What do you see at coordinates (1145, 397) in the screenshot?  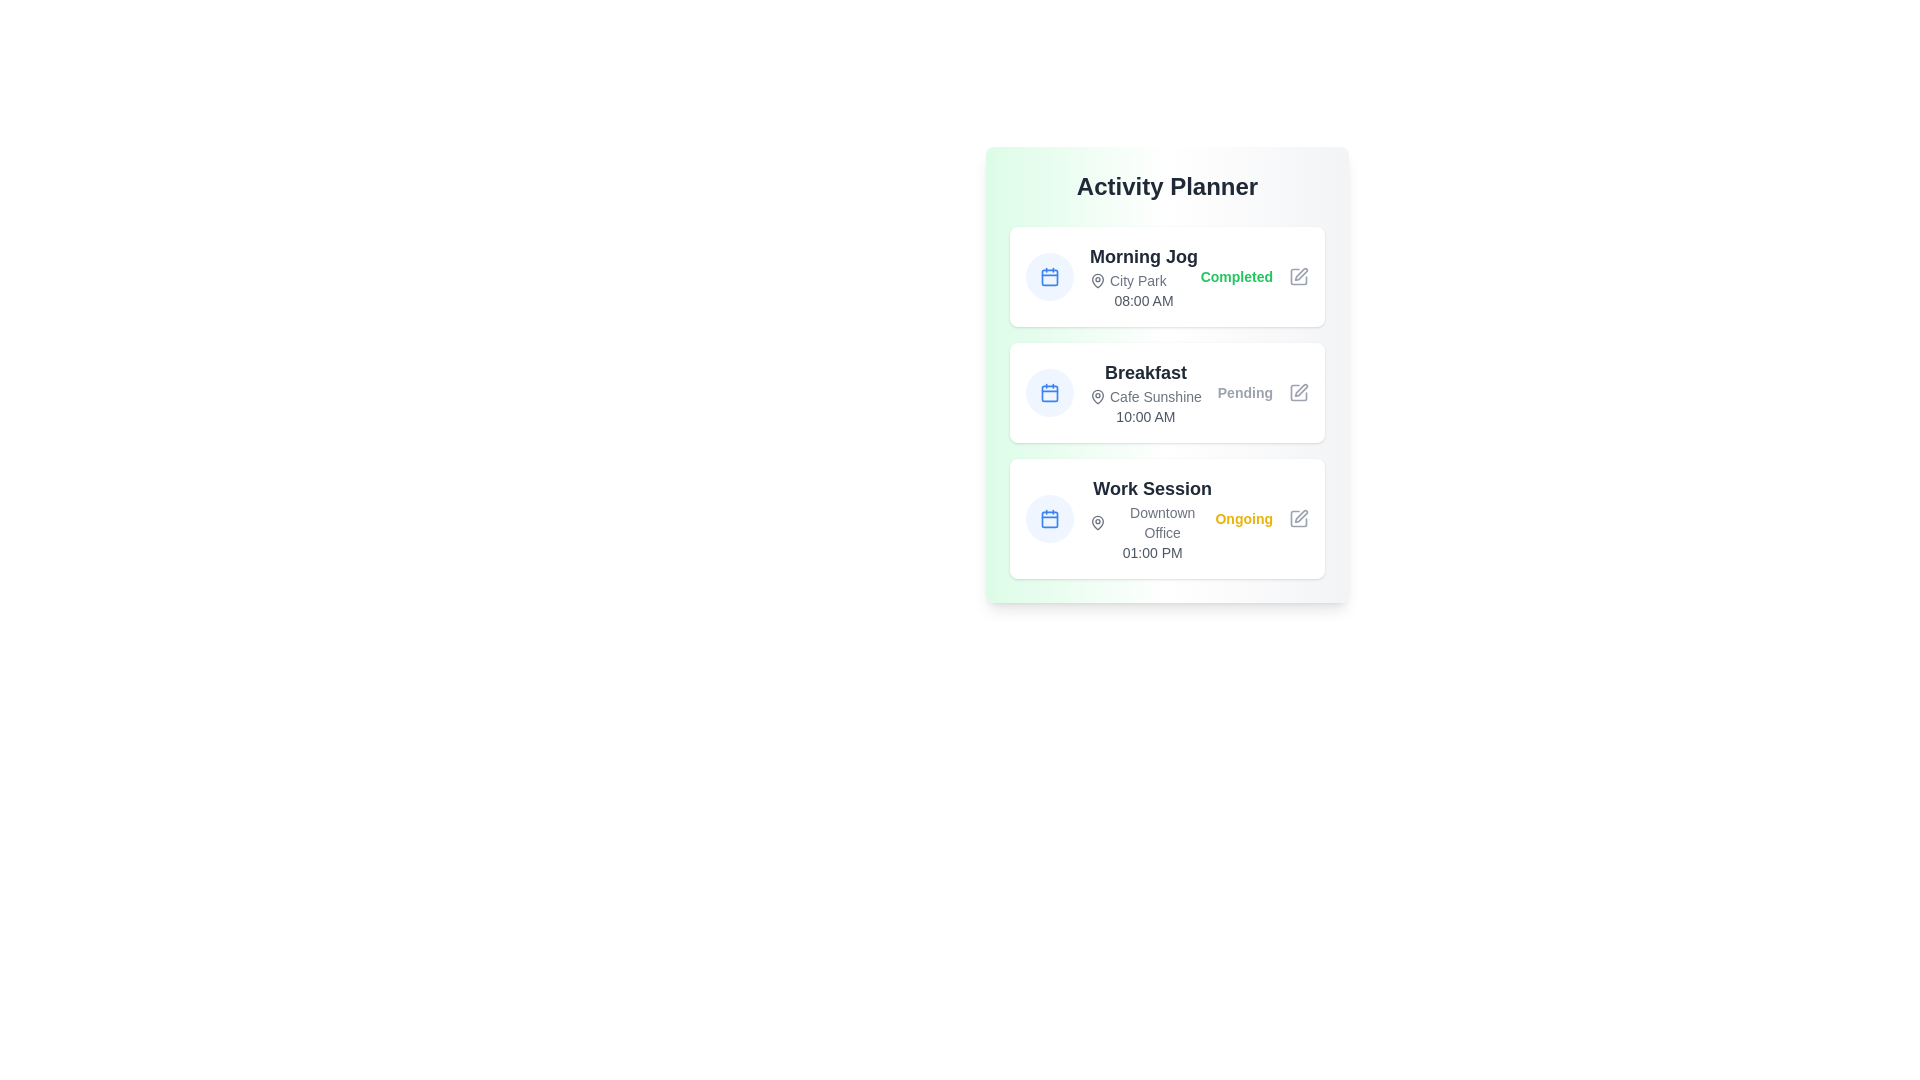 I see `the area of the 'Cafe Sunshine' text label which is styled as small gray text and accompanied by a map pin icon` at bounding box center [1145, 397].